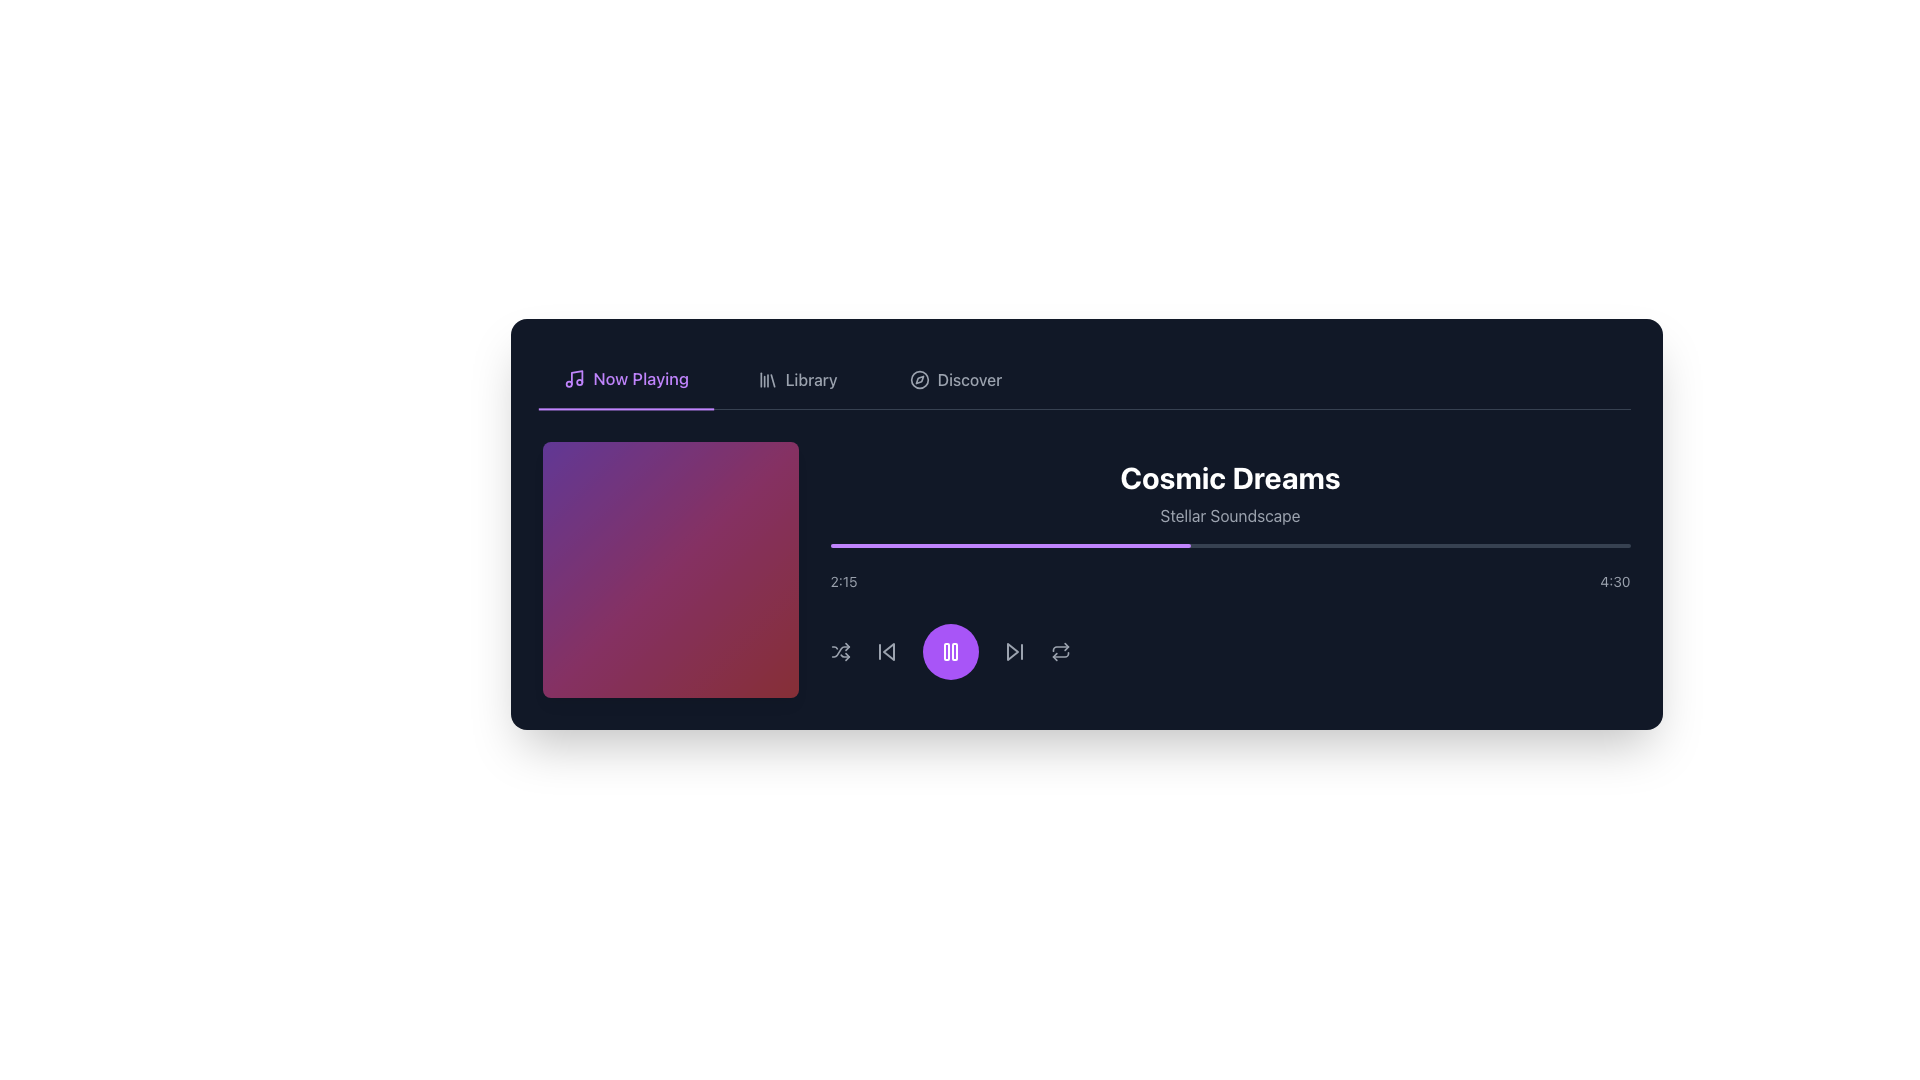 The width and height of the screenshot is (1920, 1080). I want to click on the SVG Circle located at the center of the compass-like icon within the top navigation bar, which is part of the 'Discover' section, to interact with nearby features, so click(918, 380).